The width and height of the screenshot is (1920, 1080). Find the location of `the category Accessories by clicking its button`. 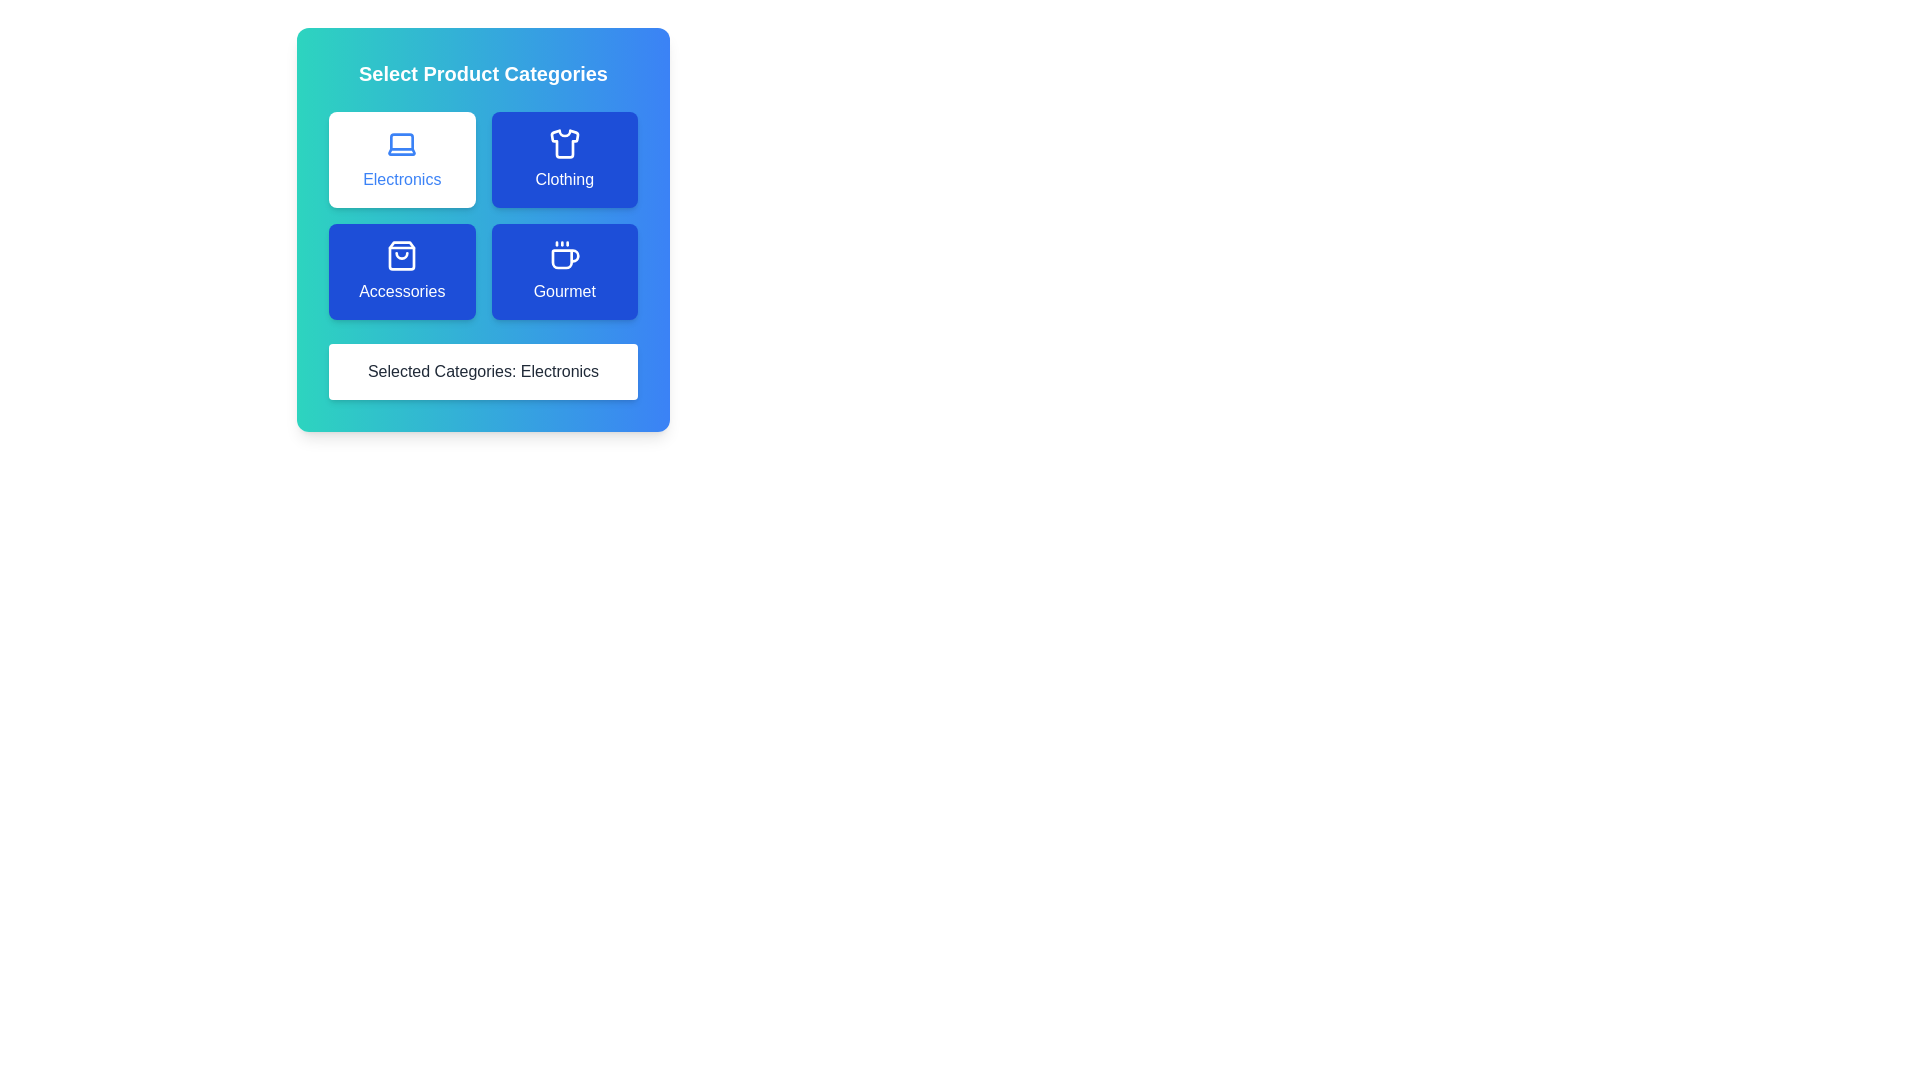

the category Accessories by clicking its button is located at coordinates (401, 272).